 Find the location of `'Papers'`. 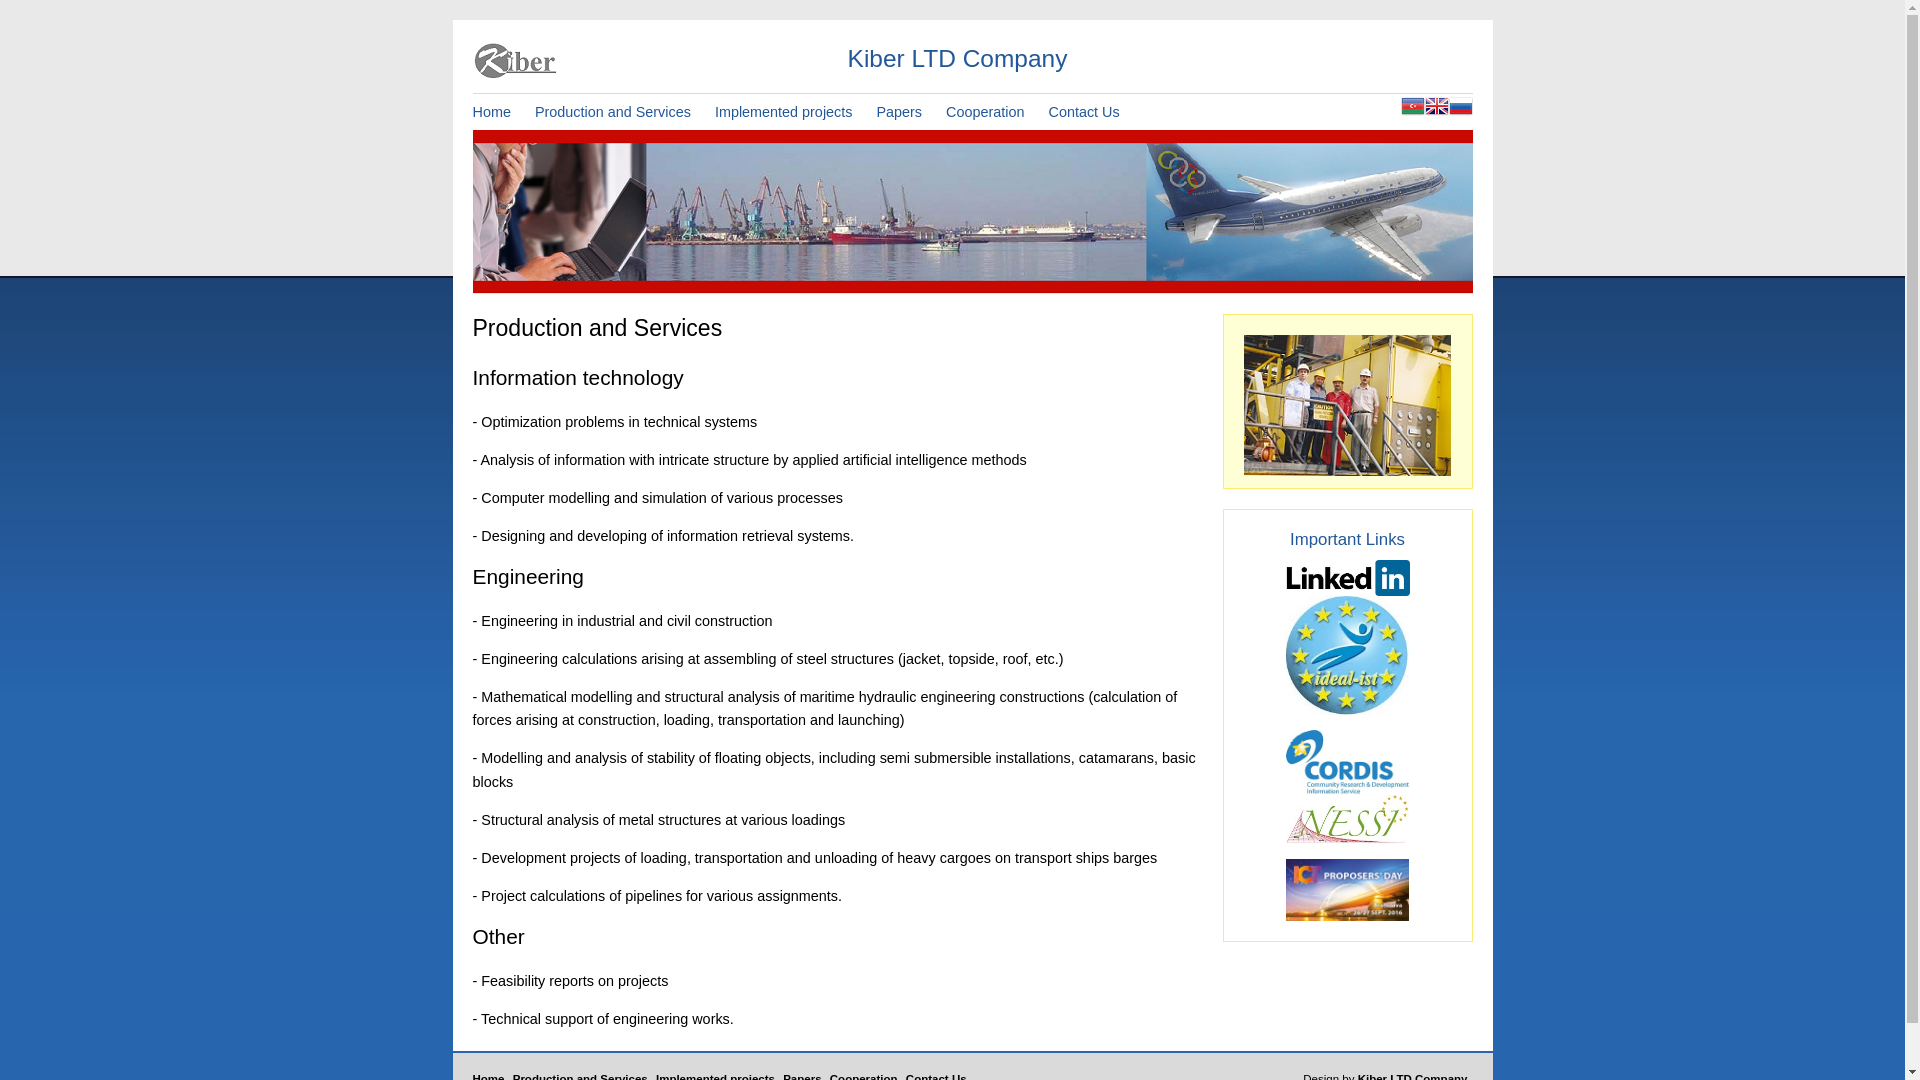

'Papers' is located at coordinates (907, 111).